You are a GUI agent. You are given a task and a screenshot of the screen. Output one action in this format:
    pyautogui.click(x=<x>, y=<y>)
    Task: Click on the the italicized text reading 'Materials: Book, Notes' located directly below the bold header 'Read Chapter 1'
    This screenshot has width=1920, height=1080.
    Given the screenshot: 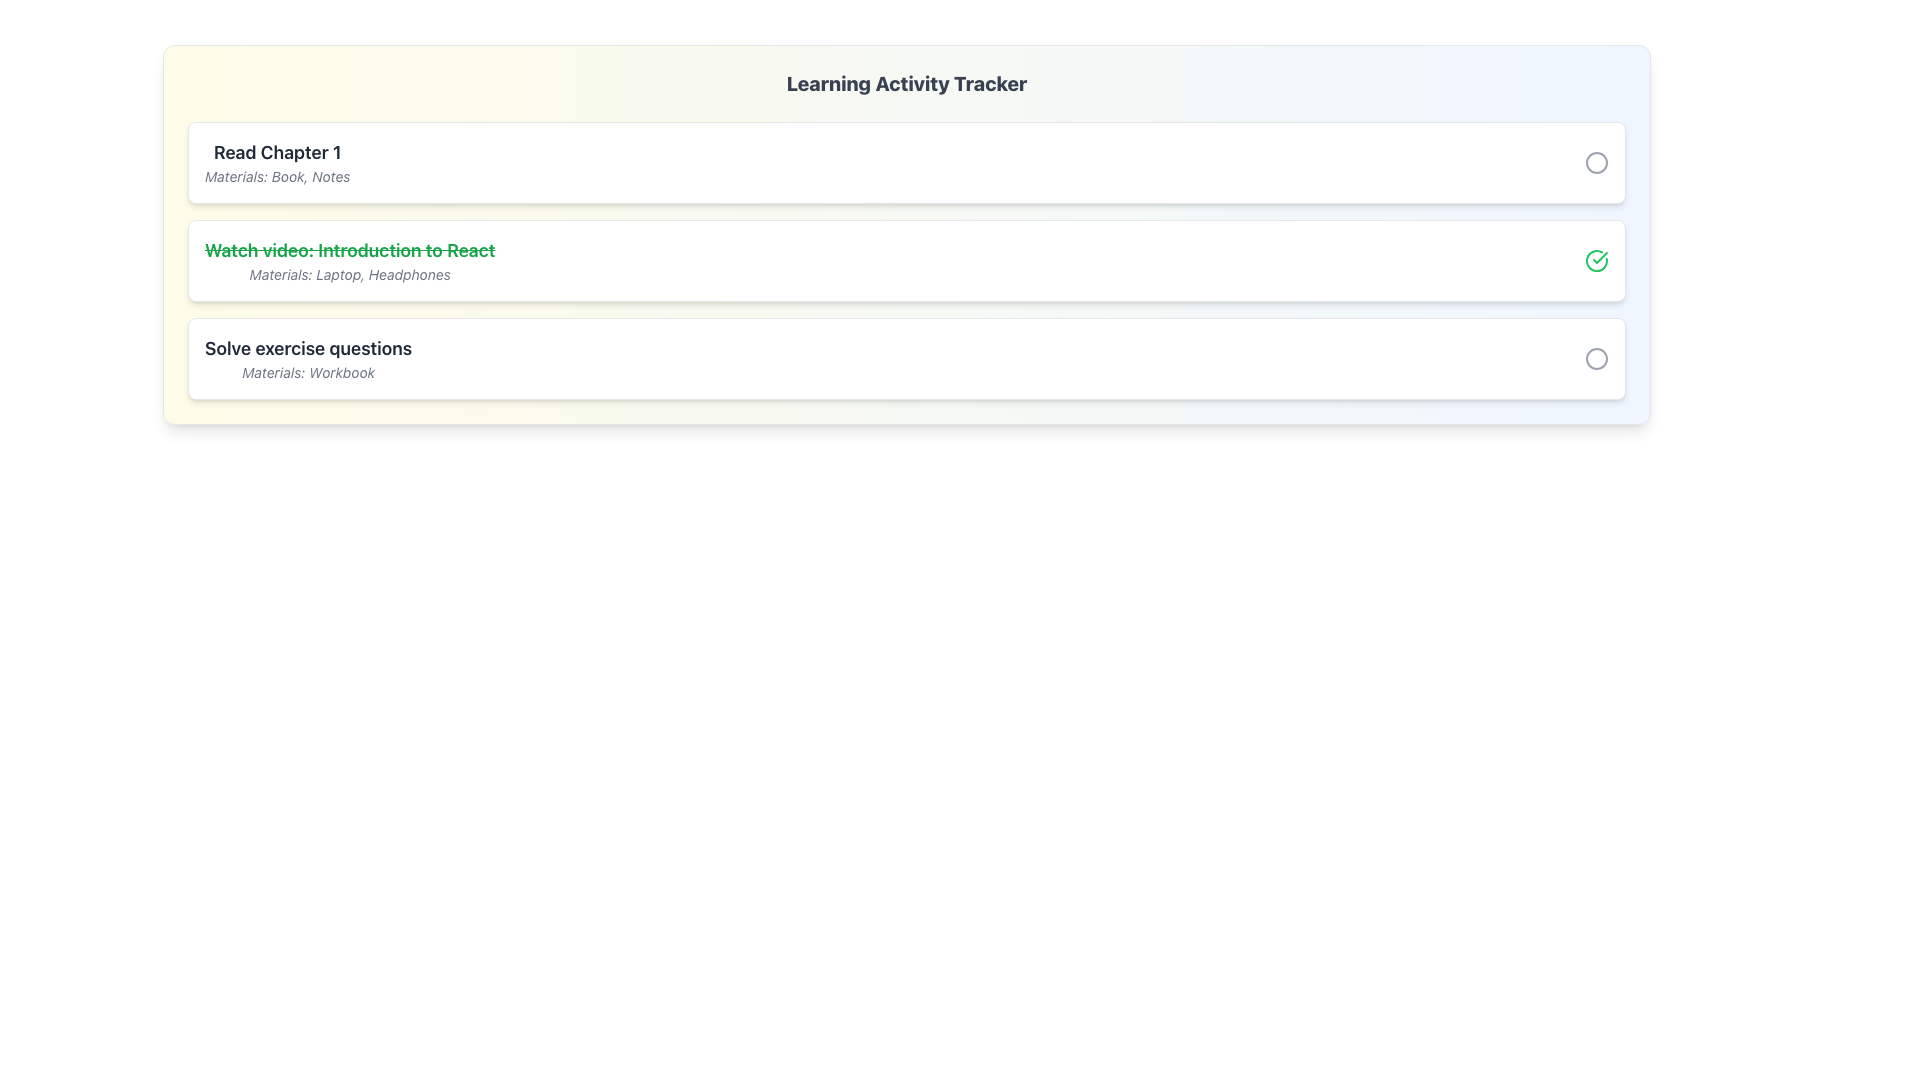 What is the action you would take?
    pyautogui.click(x=276, y=176)
    